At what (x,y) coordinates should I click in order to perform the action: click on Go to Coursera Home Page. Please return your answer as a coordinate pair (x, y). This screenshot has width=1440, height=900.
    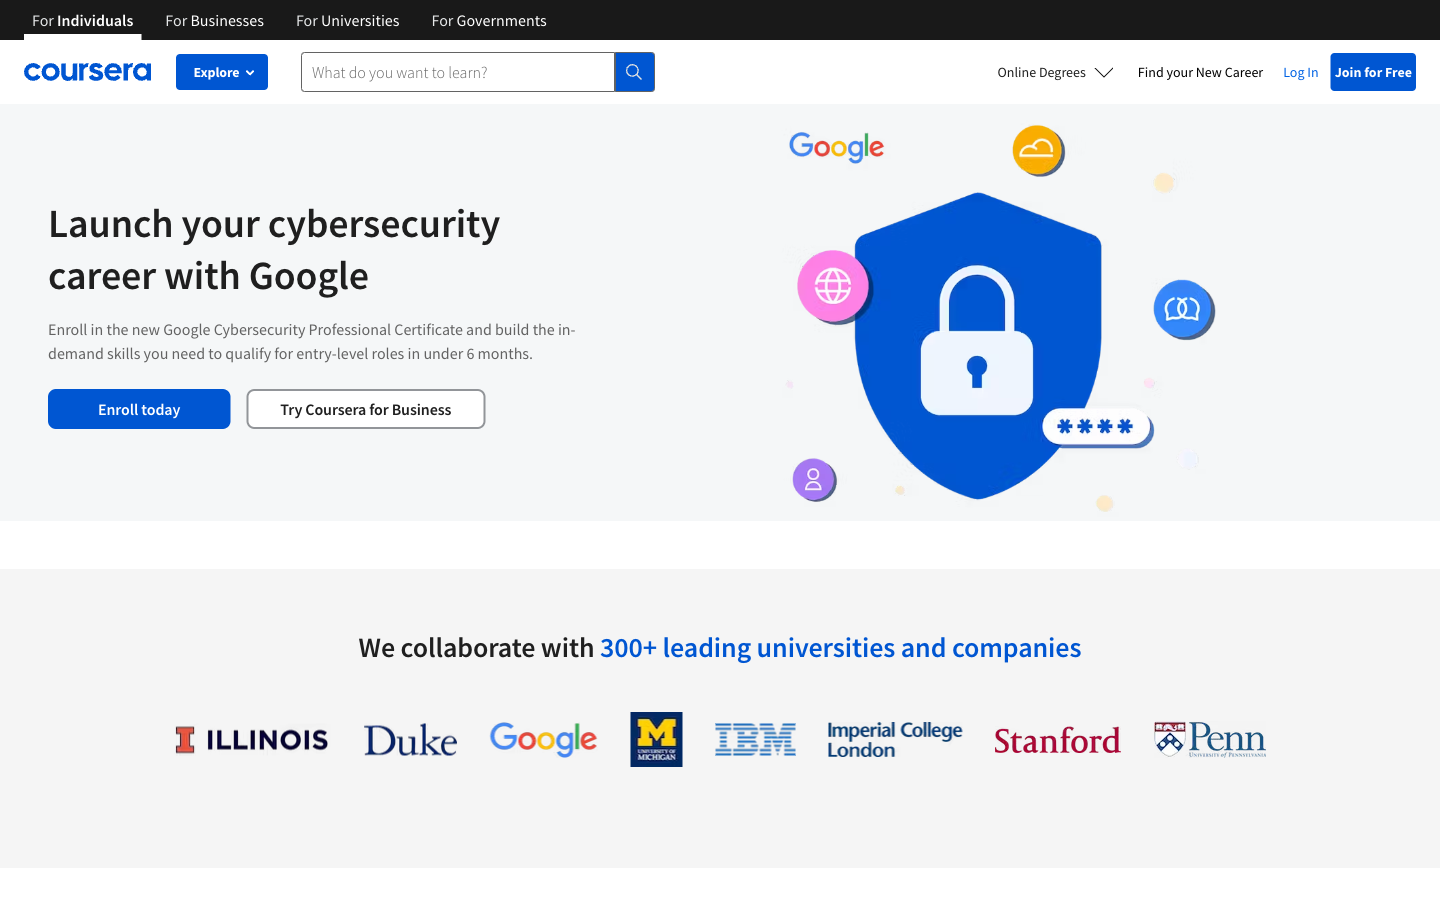
    Looking at the image, I should click on (87, 71).